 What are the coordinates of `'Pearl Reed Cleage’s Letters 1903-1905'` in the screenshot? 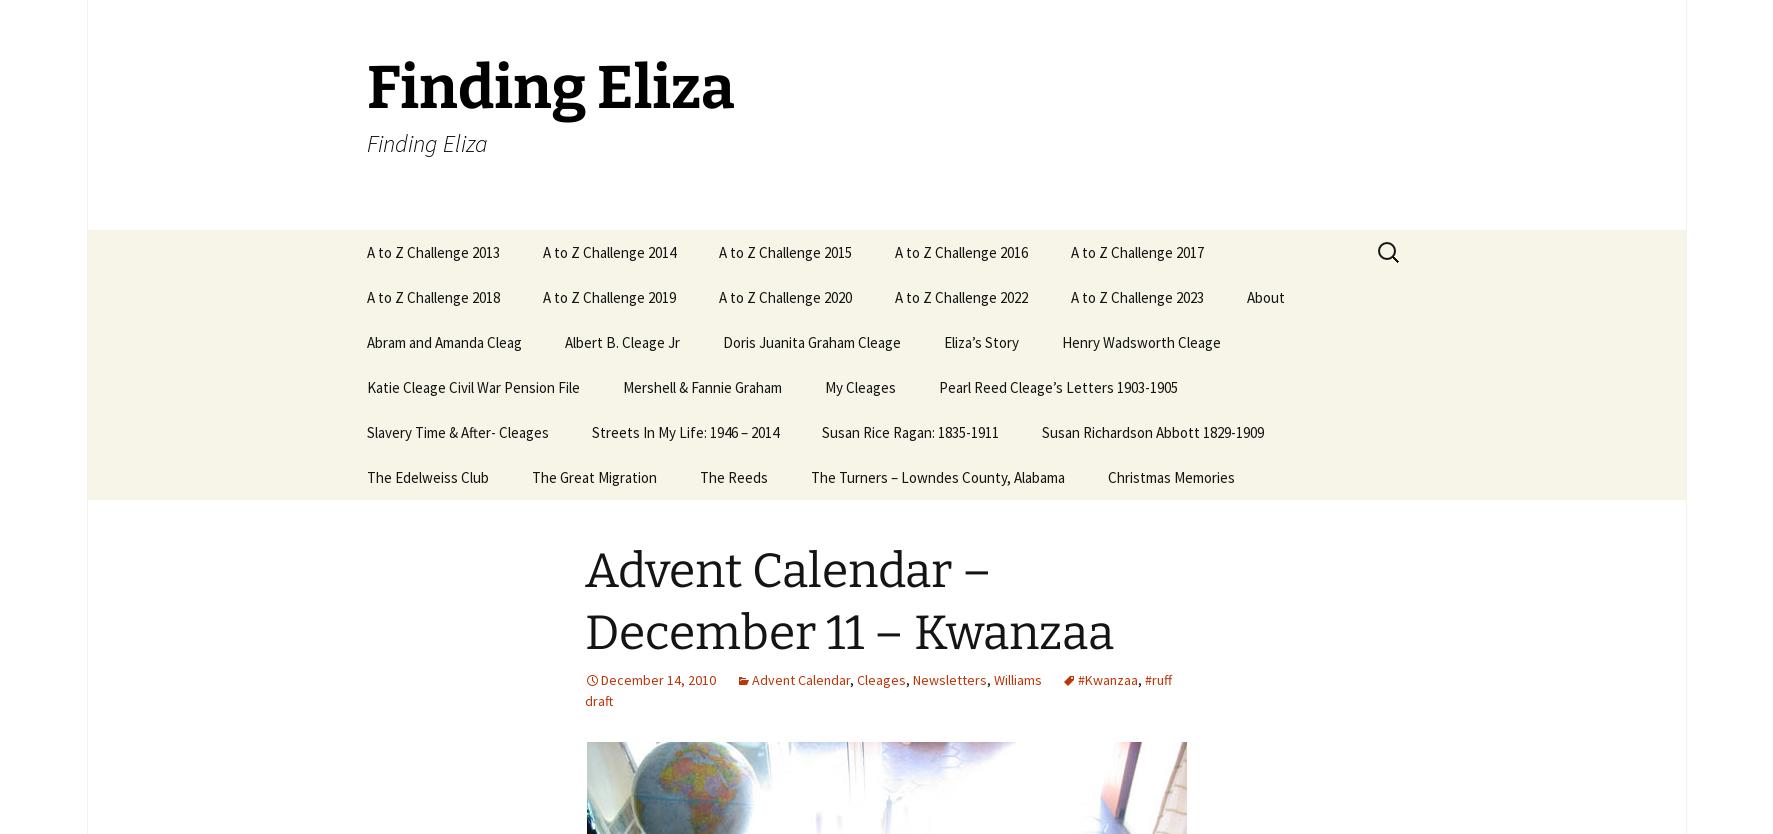 It's located at (1056, 386).